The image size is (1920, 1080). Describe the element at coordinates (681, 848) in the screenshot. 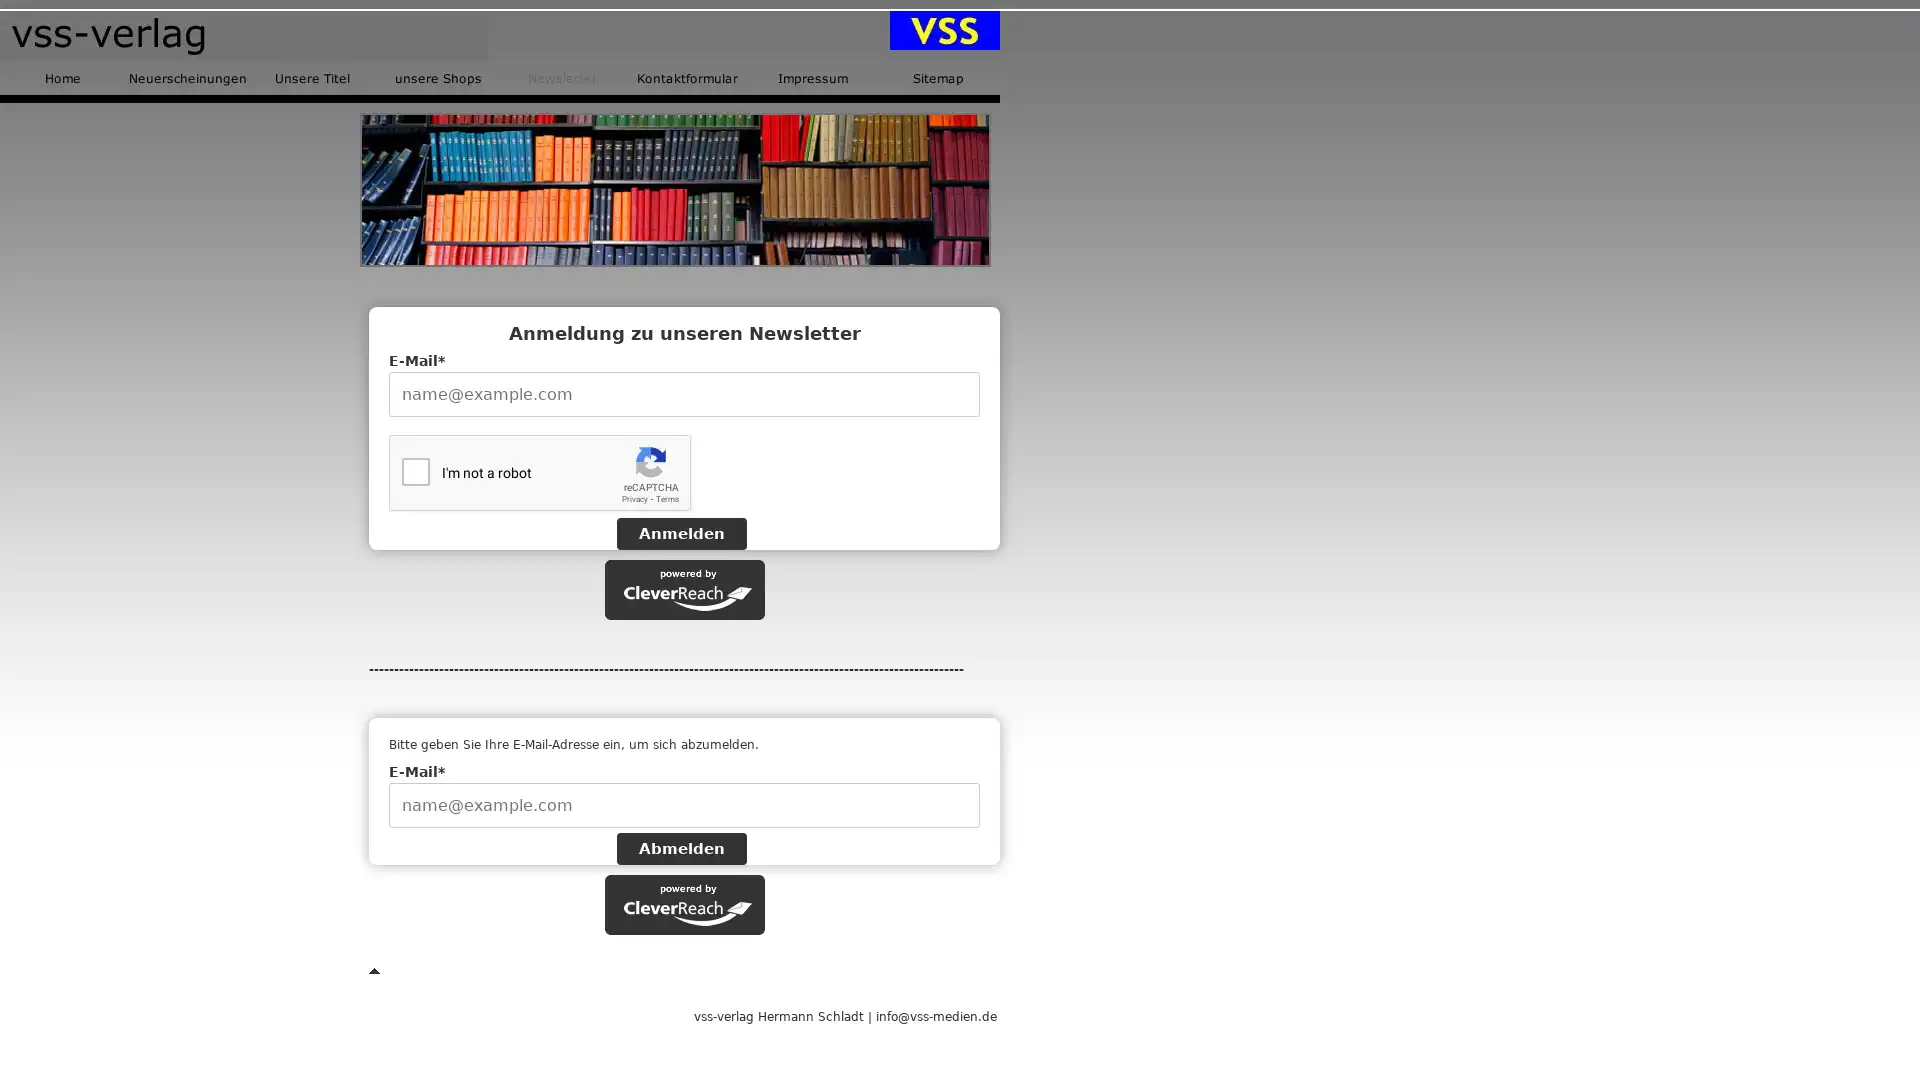

I see `Abmelden` at that location.